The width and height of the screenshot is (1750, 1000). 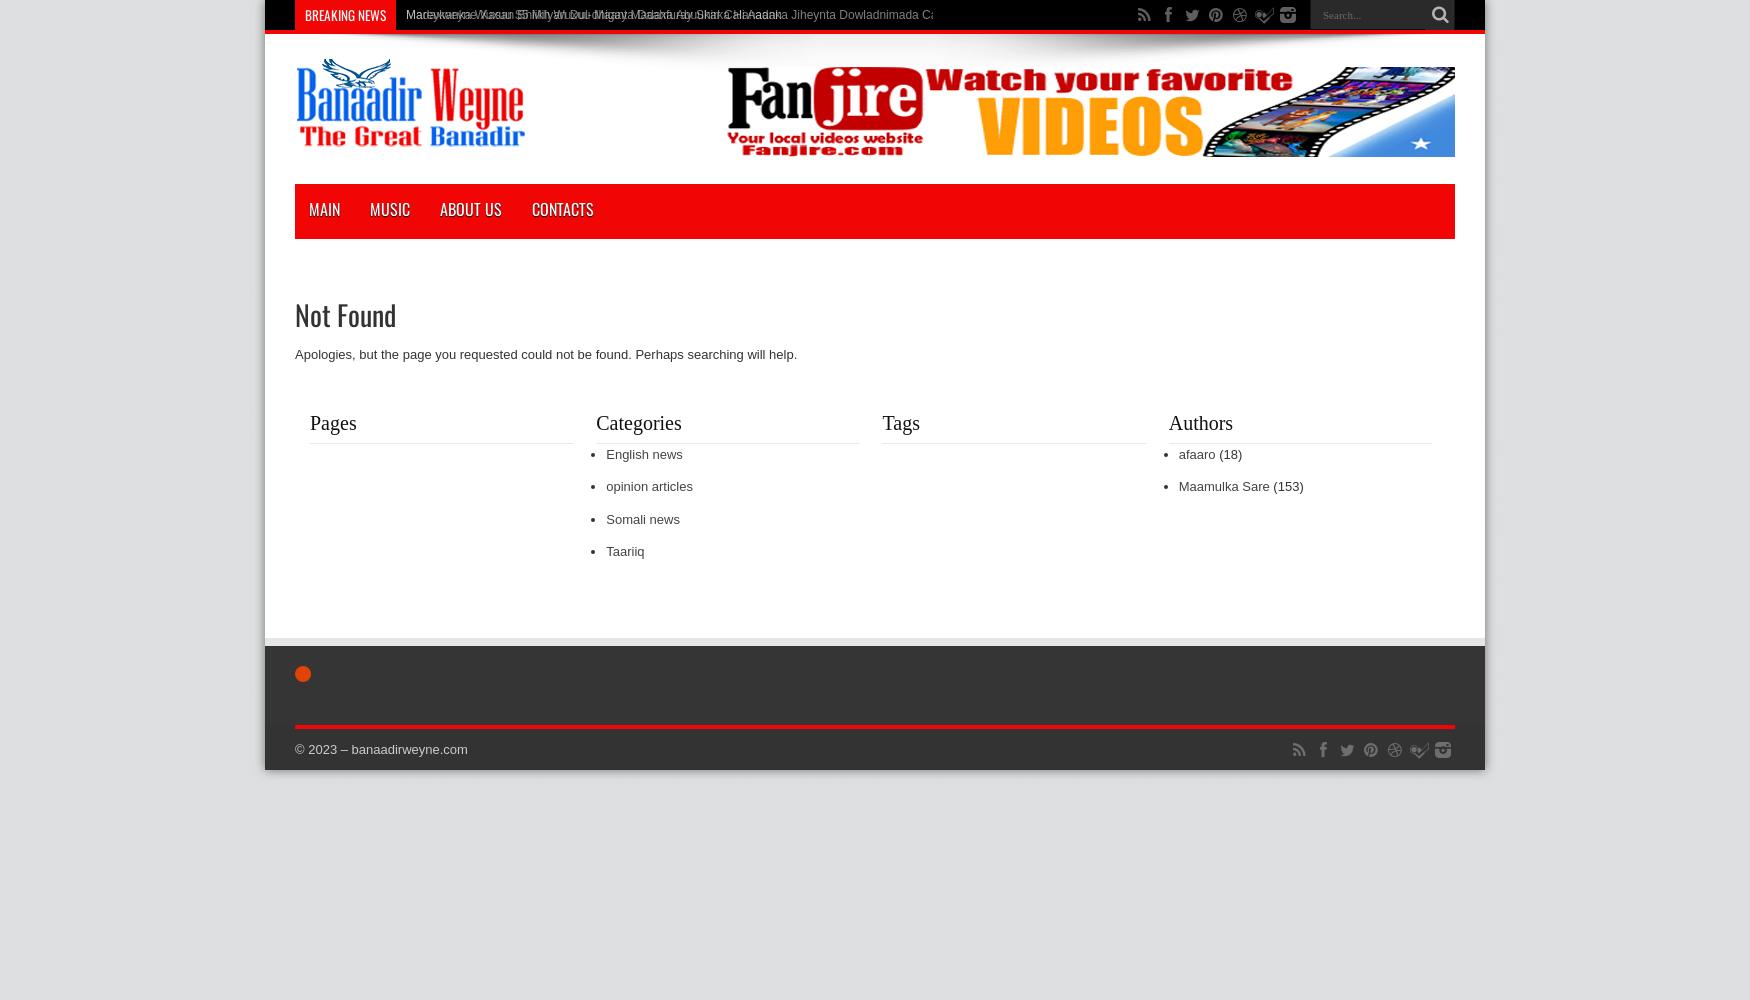 I want to click on 'Somali news', so click(x=641, y=518).